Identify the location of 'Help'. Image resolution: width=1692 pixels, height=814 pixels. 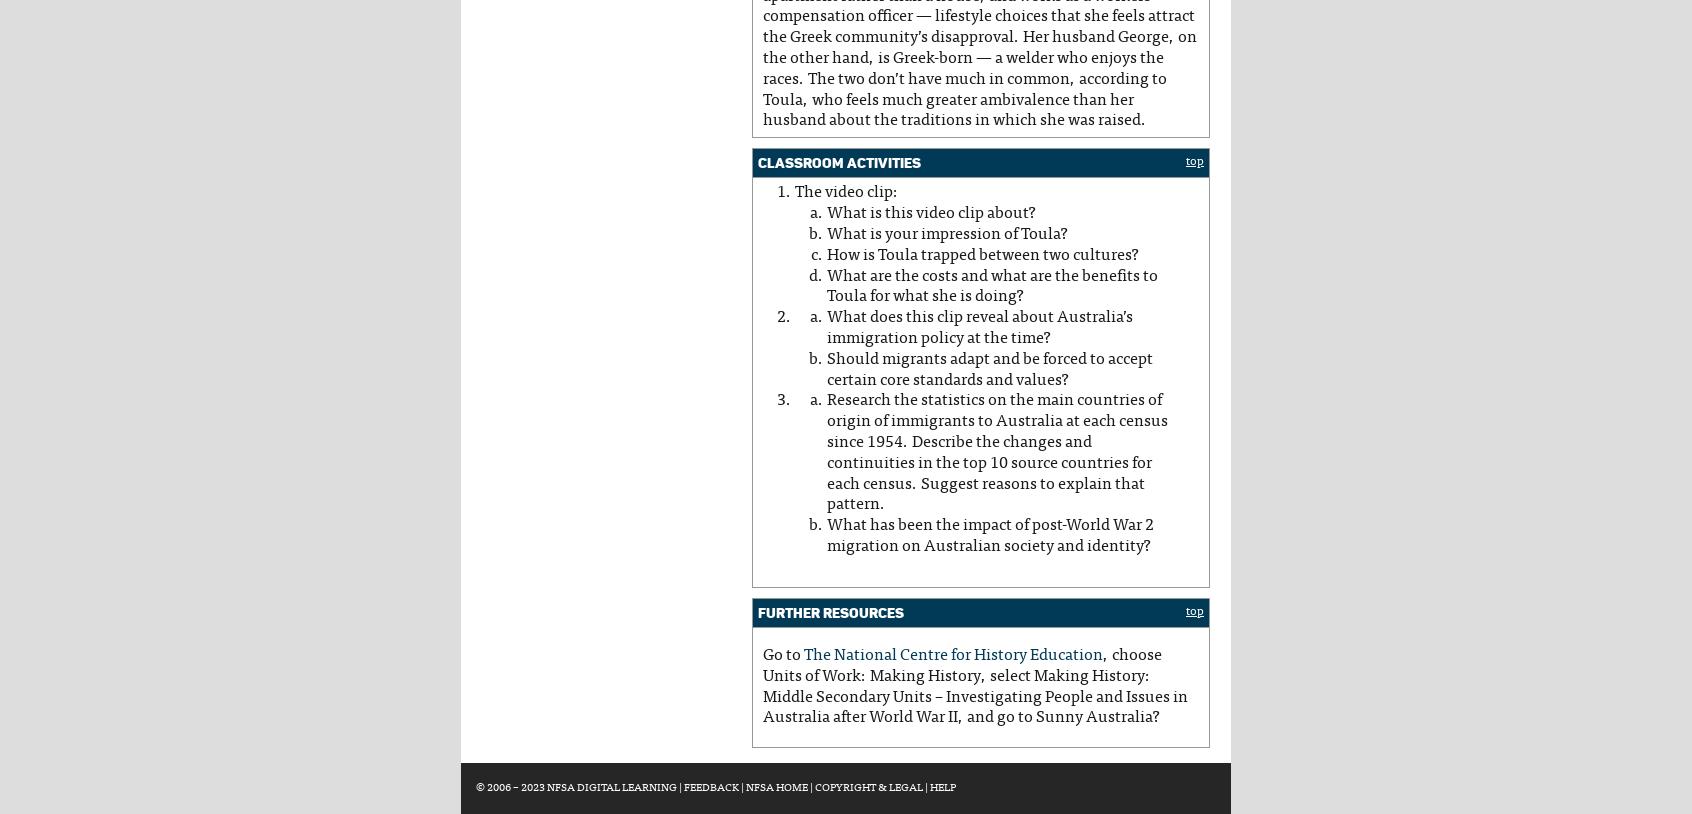
(942, 787).